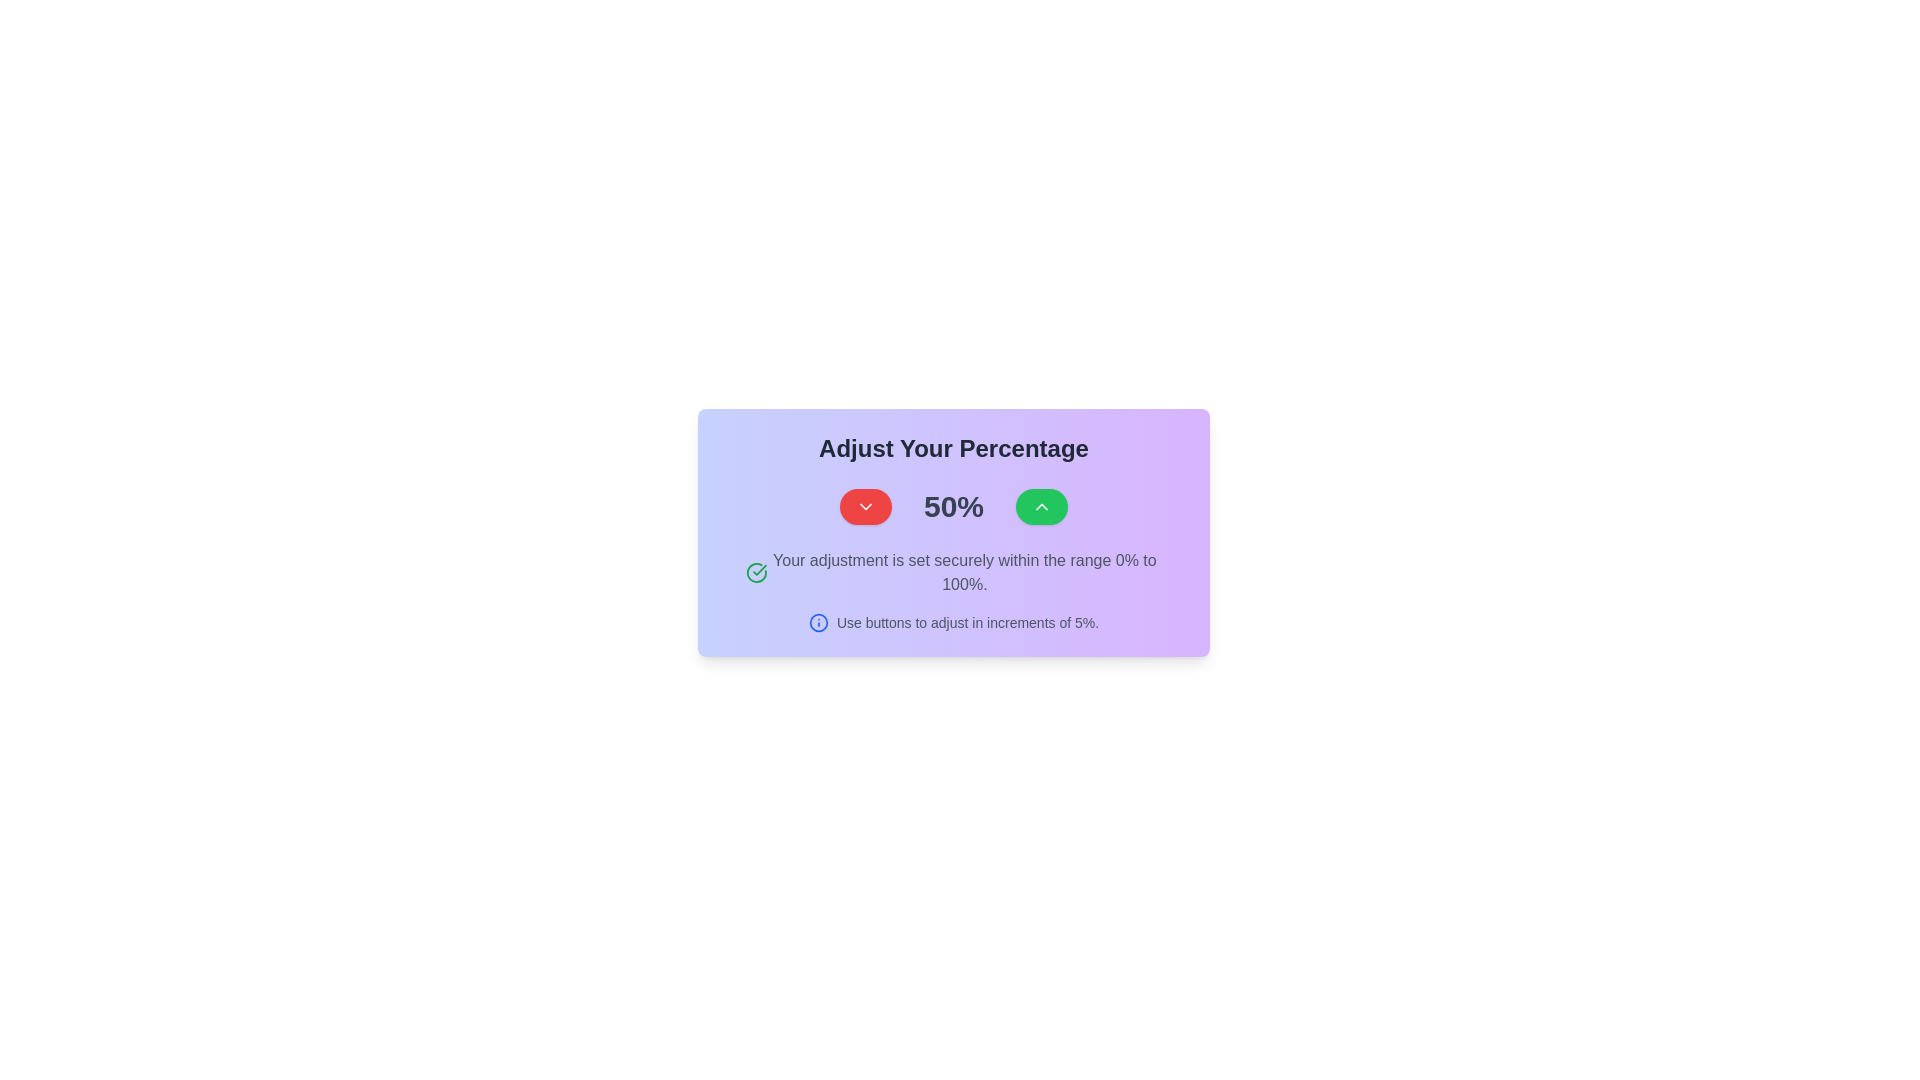 Image resolution: width=1920 pixels, height=1080 pixels. What do you see at coordinates (968, 622) in the screenshot?
I see `the instructional static text located in the bottom section of the card, which guides users on adjusting a value incrementally by 5%, positioned to the right of the information icon` at bounding box center [968, 622].